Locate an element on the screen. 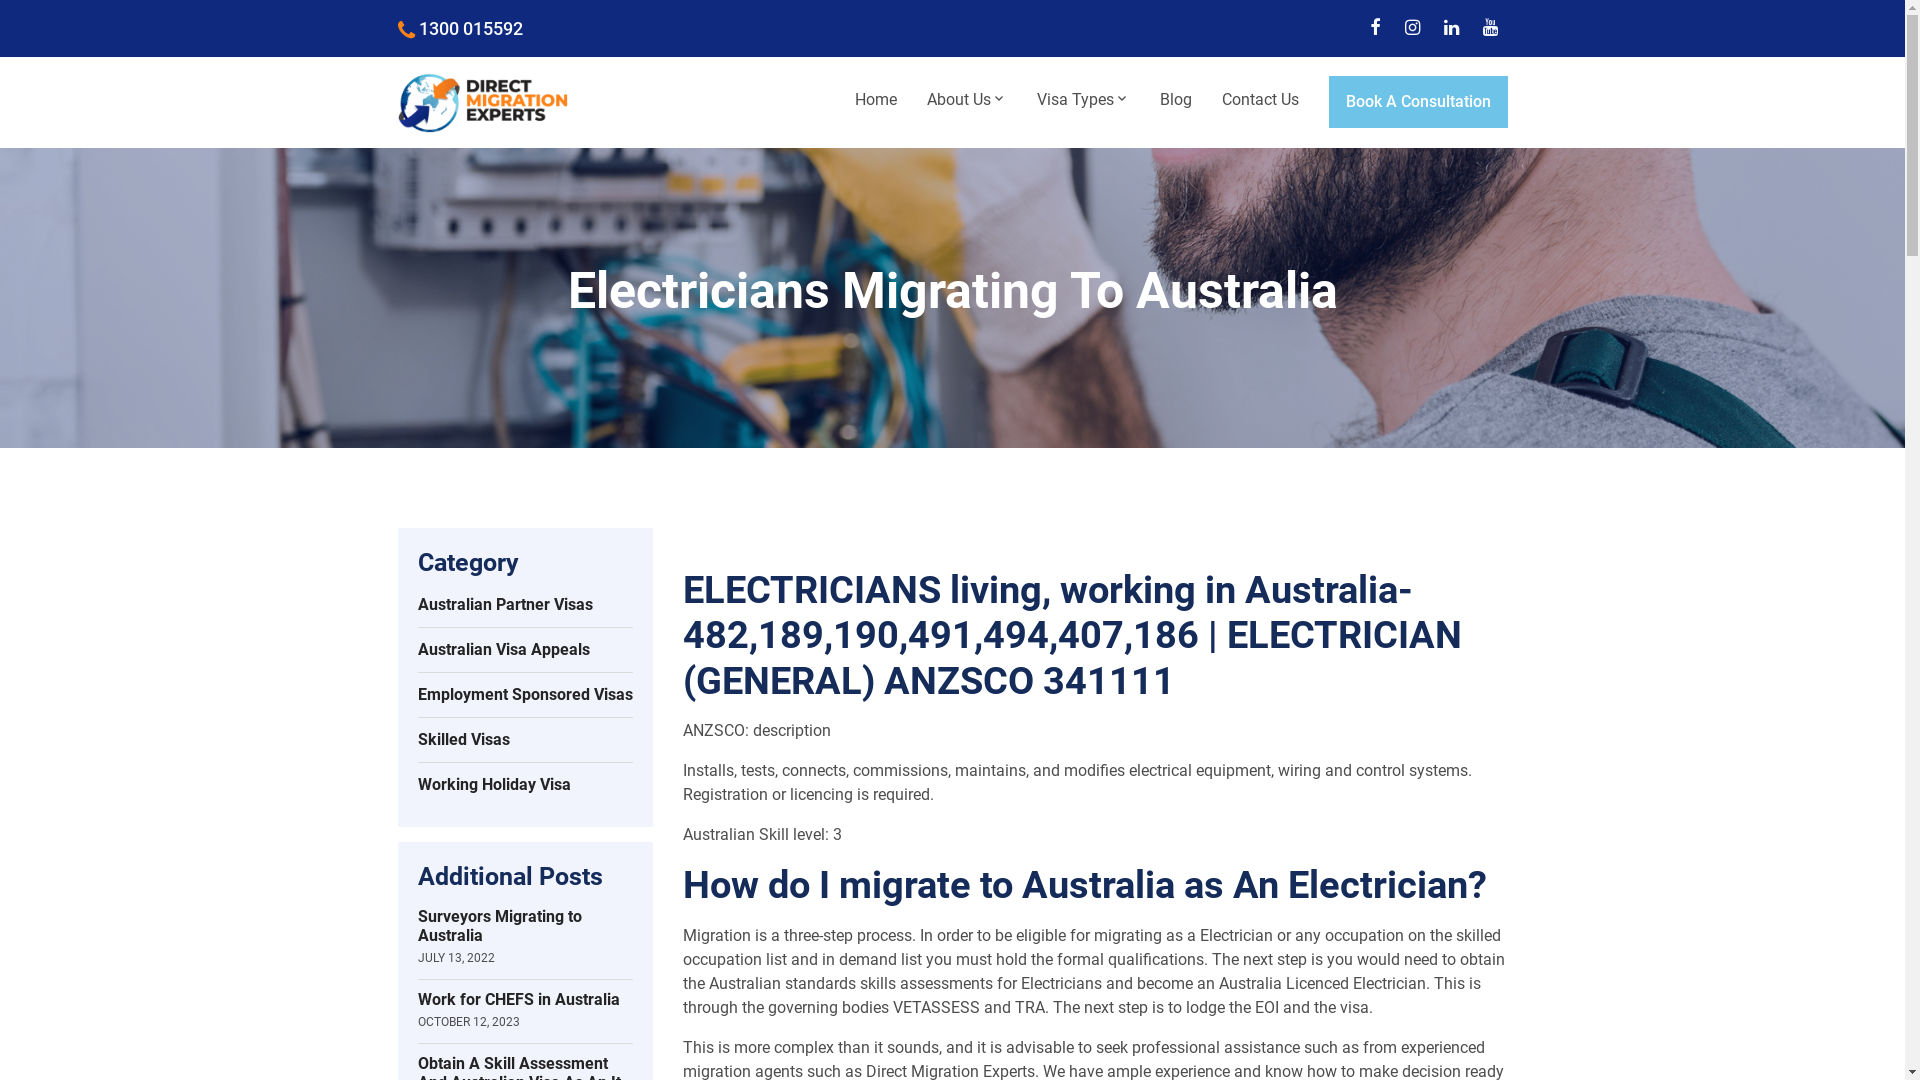 The image size is (1920, 1080). 'About Us' is located at coordinates (911, 100).